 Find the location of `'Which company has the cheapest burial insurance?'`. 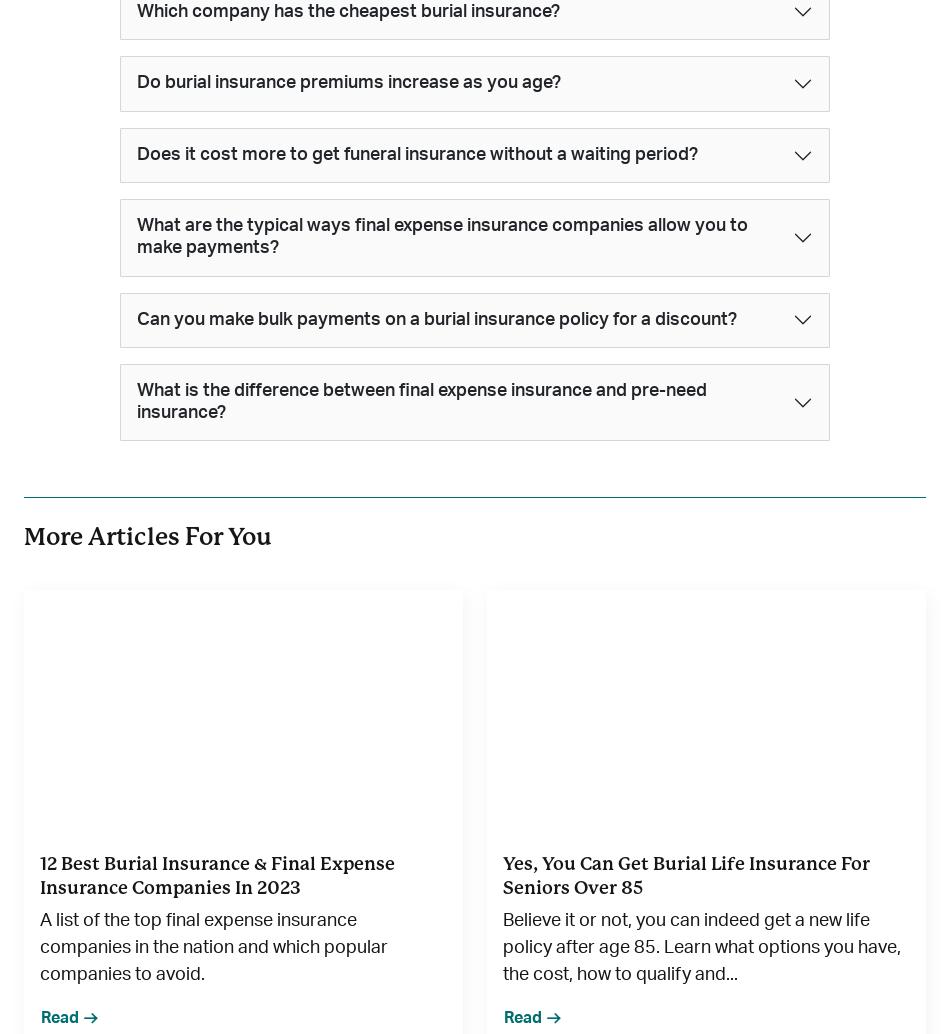

'Which company has the cheapest burial insurance?' is located at coordinates (136, 10).